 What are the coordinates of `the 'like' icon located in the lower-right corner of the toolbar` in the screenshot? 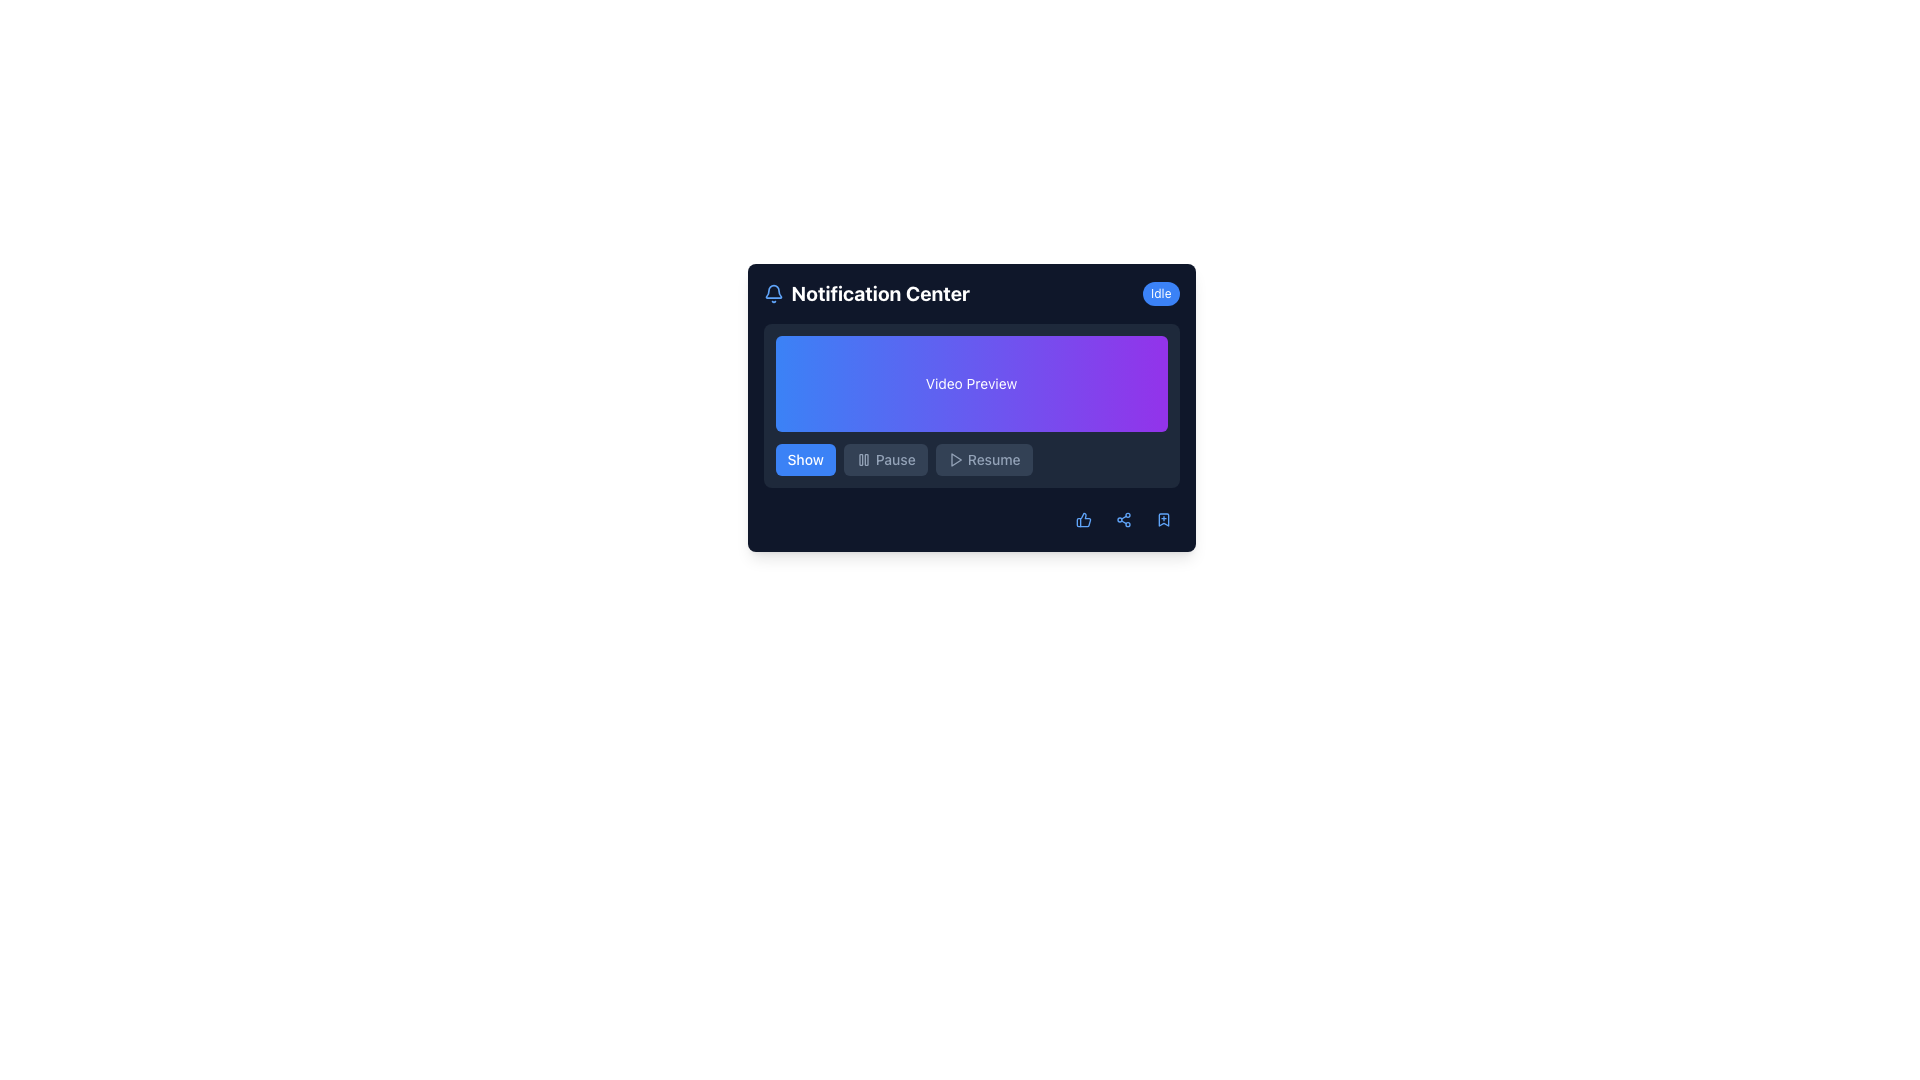 It's located at (1082, 519).